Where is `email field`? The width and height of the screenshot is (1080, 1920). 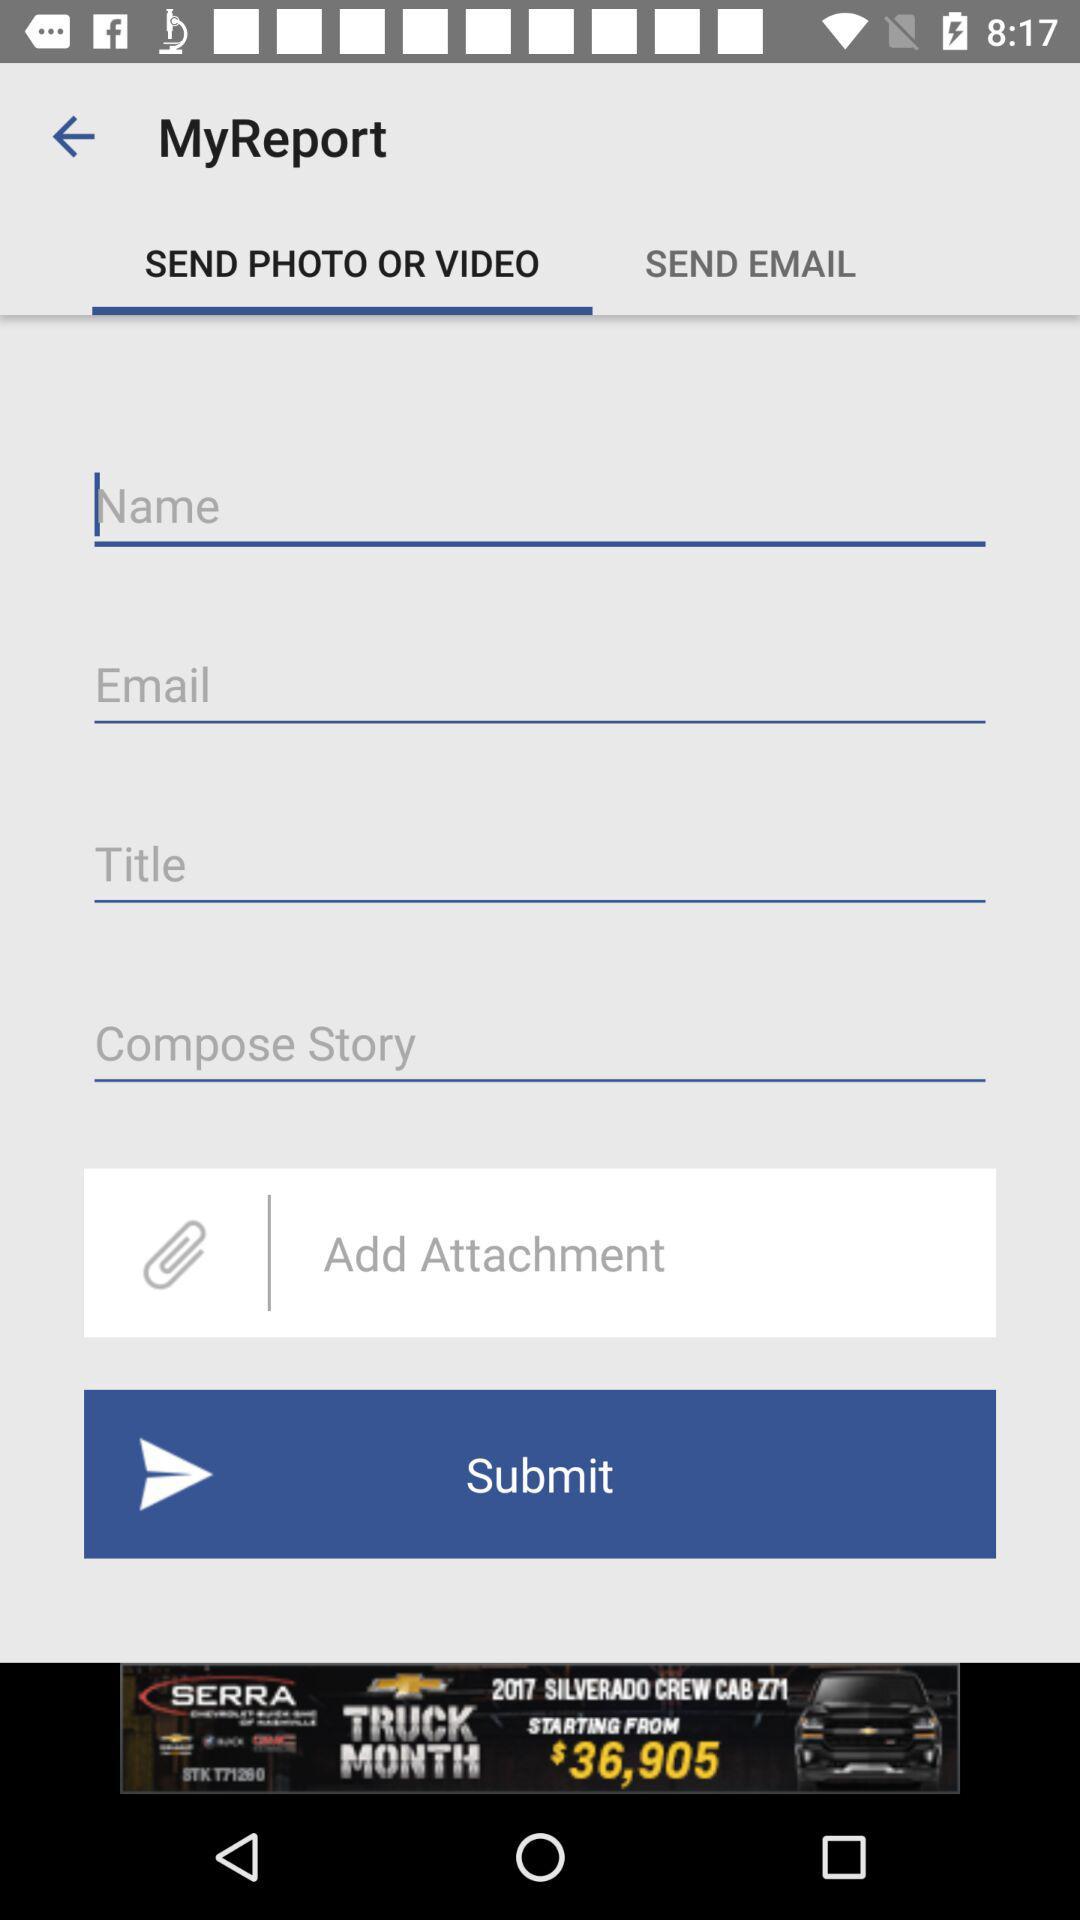
email field is located at coordinates (540, 684).